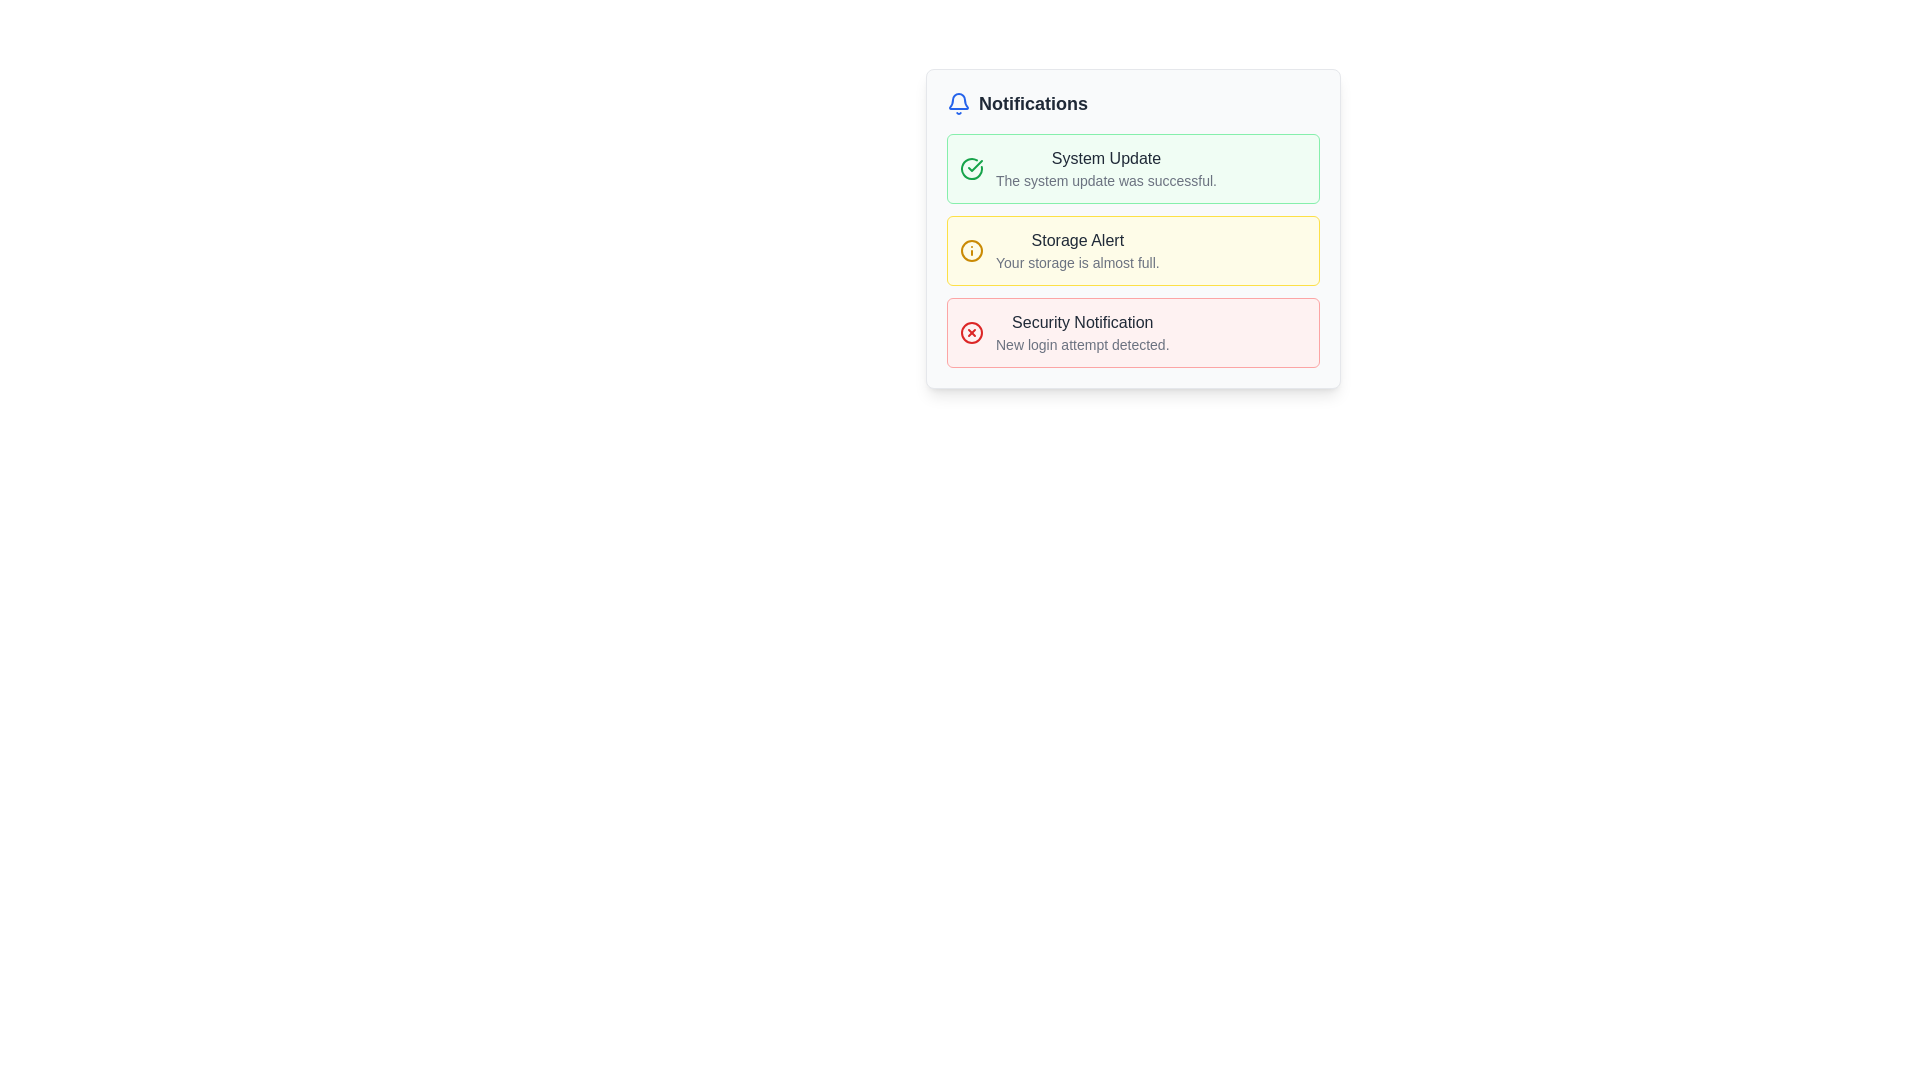  I want to click on the error icon (SVG circle with a cross) located to the left of the notification text under 'Security Notification', so click(971, 331).